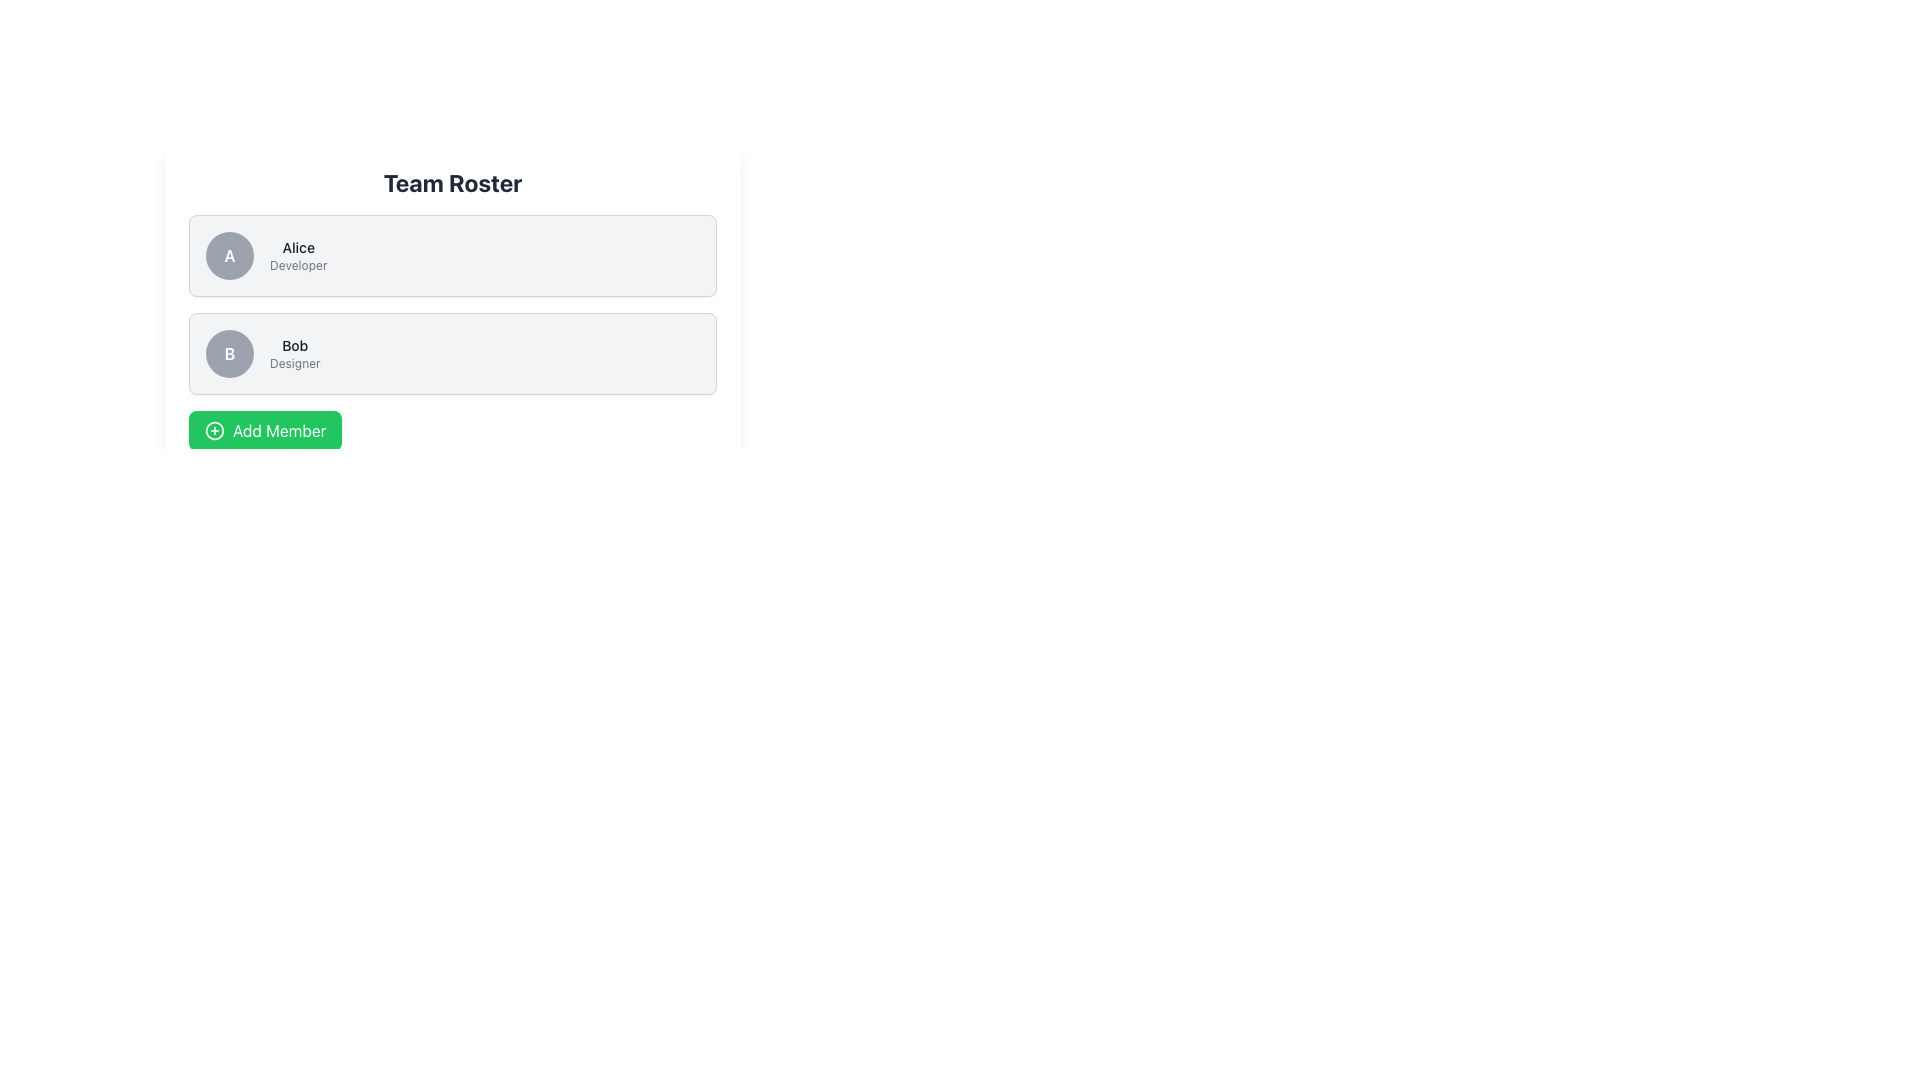  What do you see at coordinates (215, 430) in the screenshot?
I see `the small circle icon located at the left end of the green 'Add Member' button, which is positioned below the user entries 'Alice Developer' and 'Bob Designer'` at bounding box center [215, 430].